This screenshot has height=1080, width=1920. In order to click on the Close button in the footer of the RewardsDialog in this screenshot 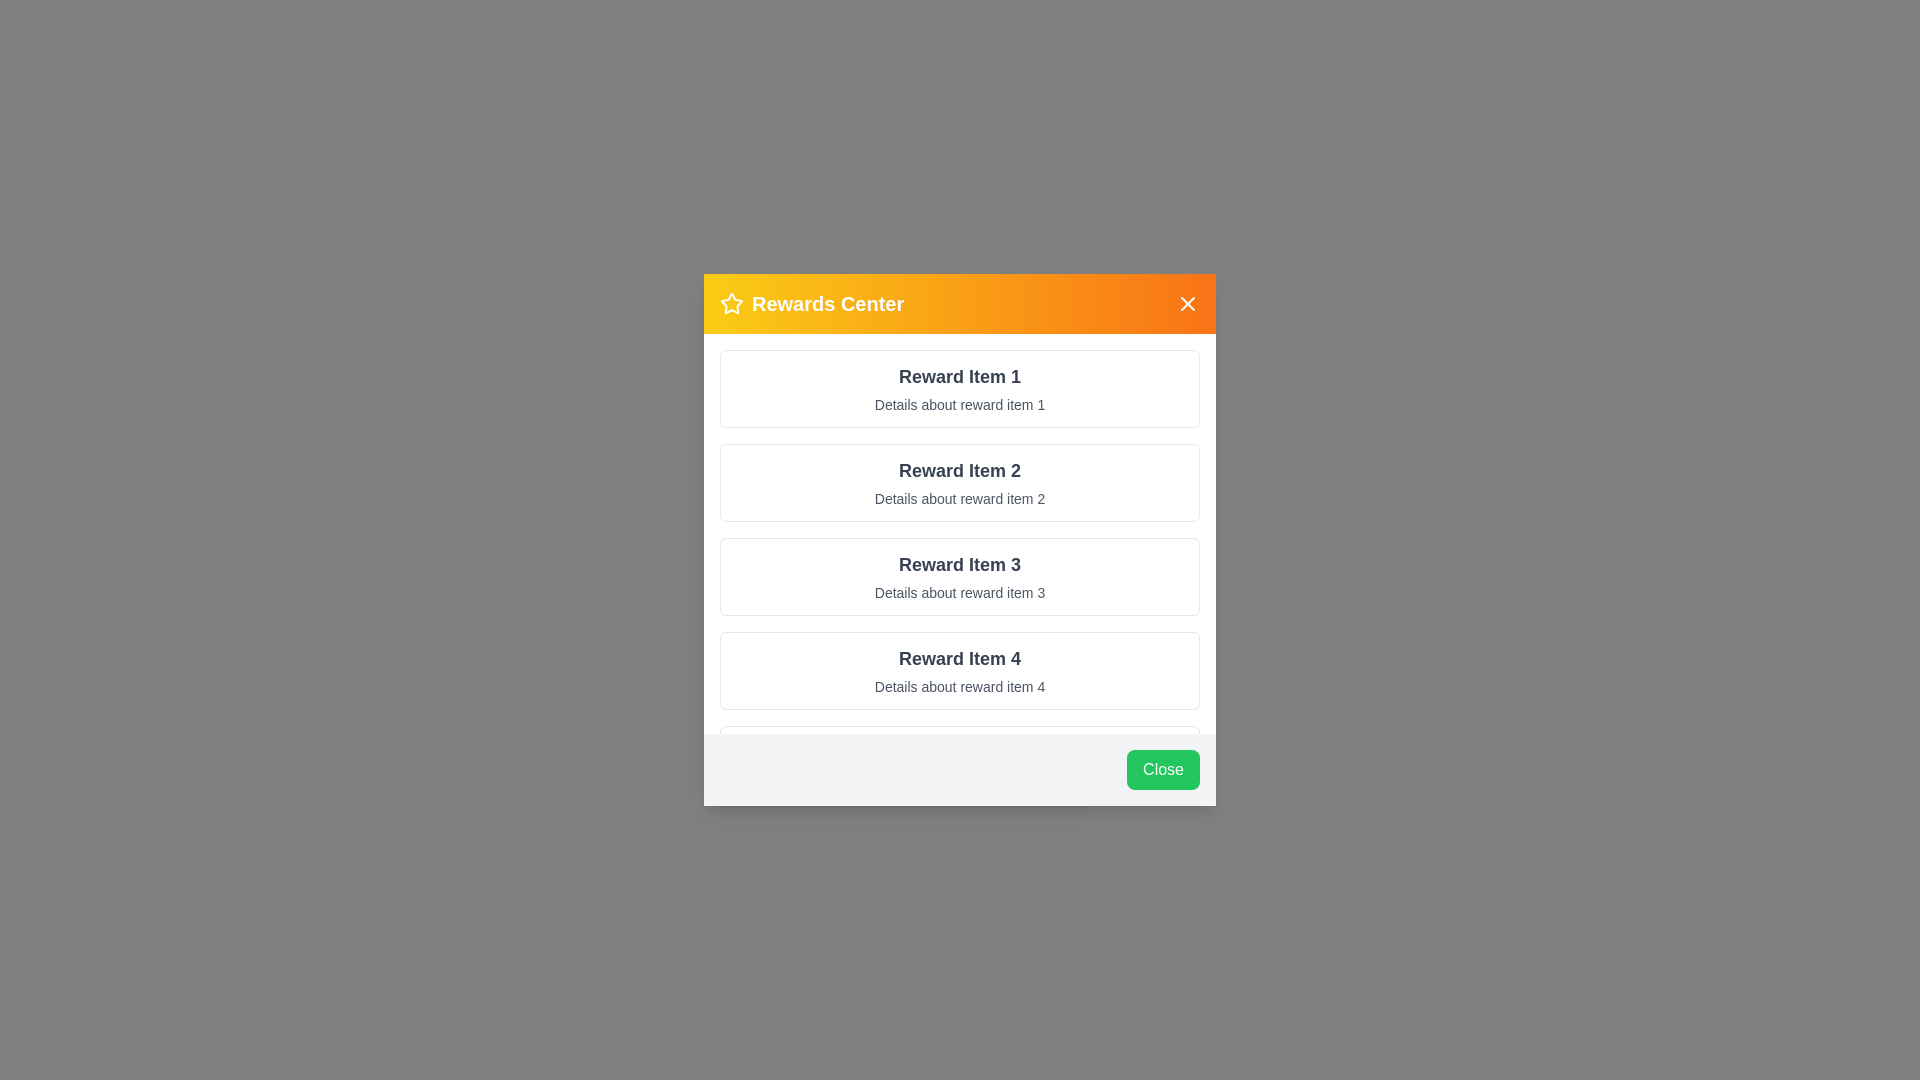, I will do `click(1163, 769)`.